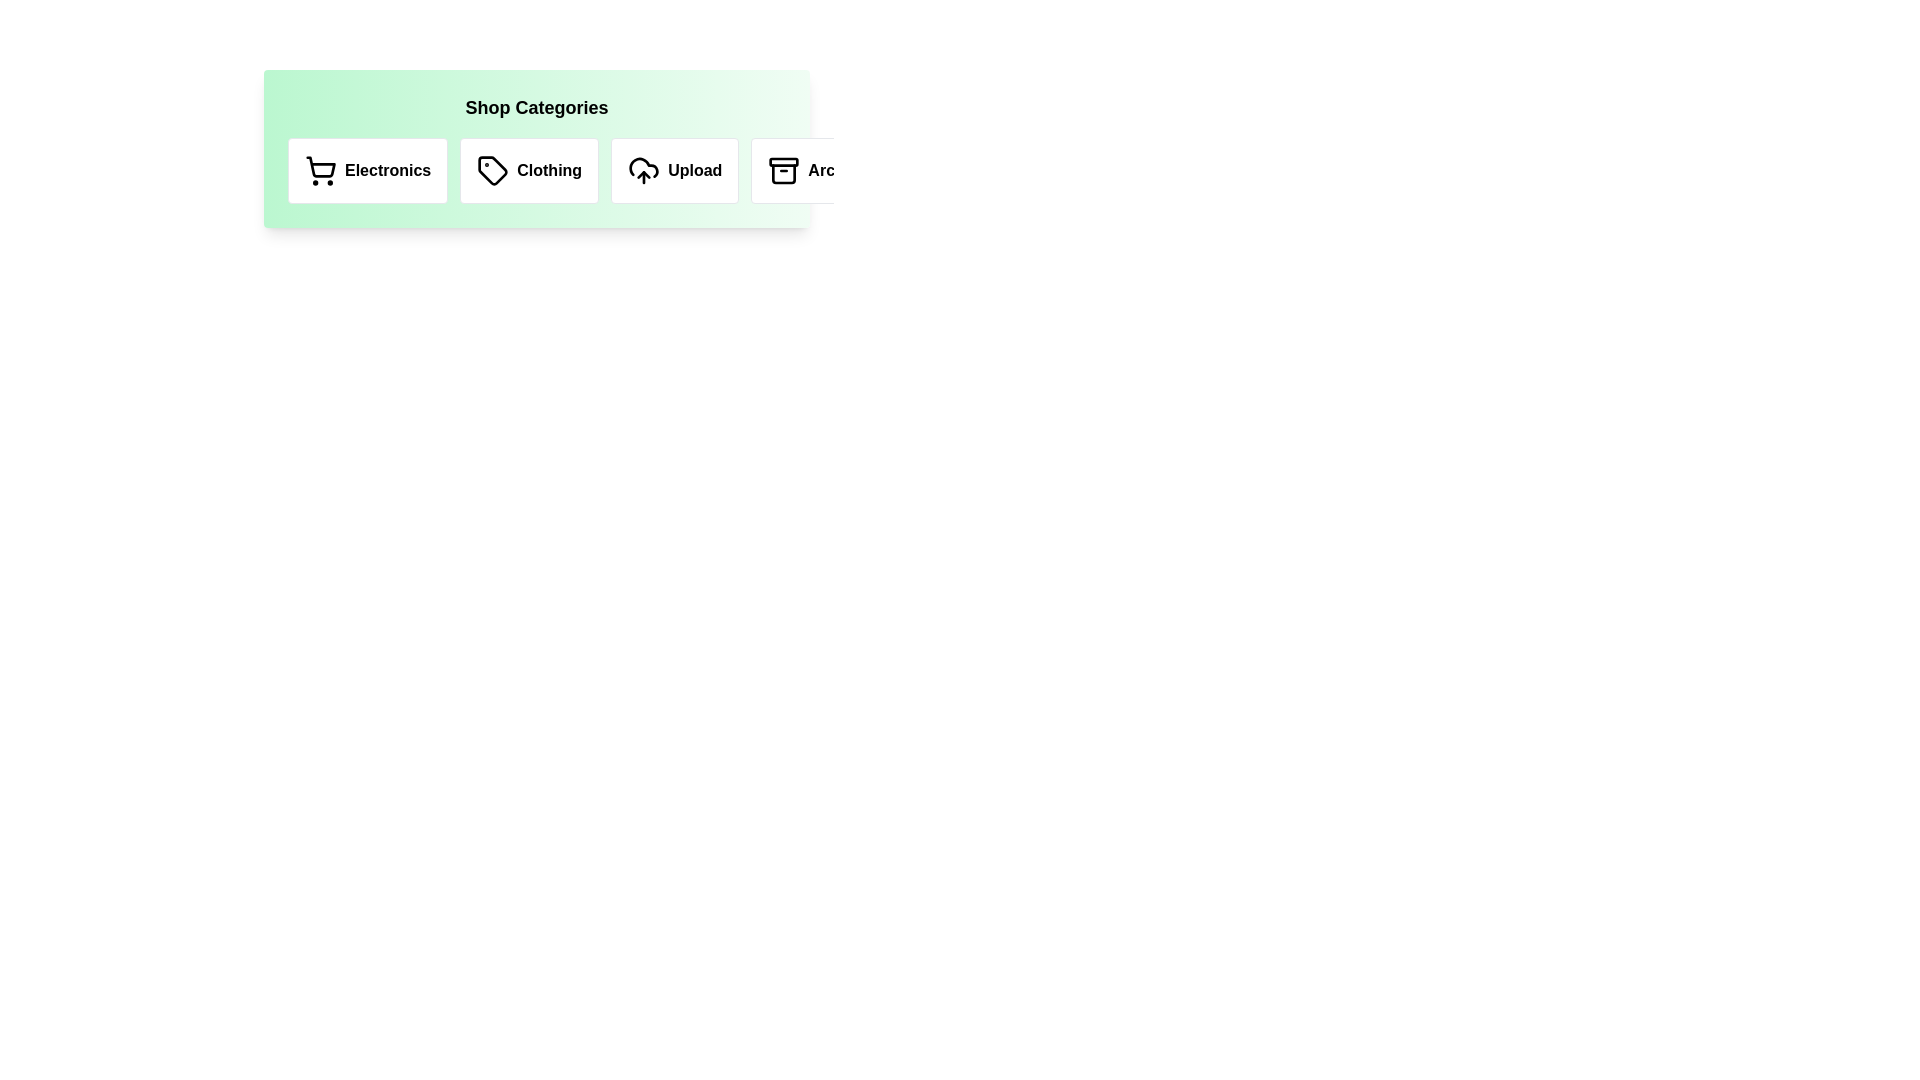 This screenshot has width=1920, height=1080. What do you see at coordinates (529, 169) in the screenshot?
I see `the text of the category label Clothing` at bounding box center [529, 169].